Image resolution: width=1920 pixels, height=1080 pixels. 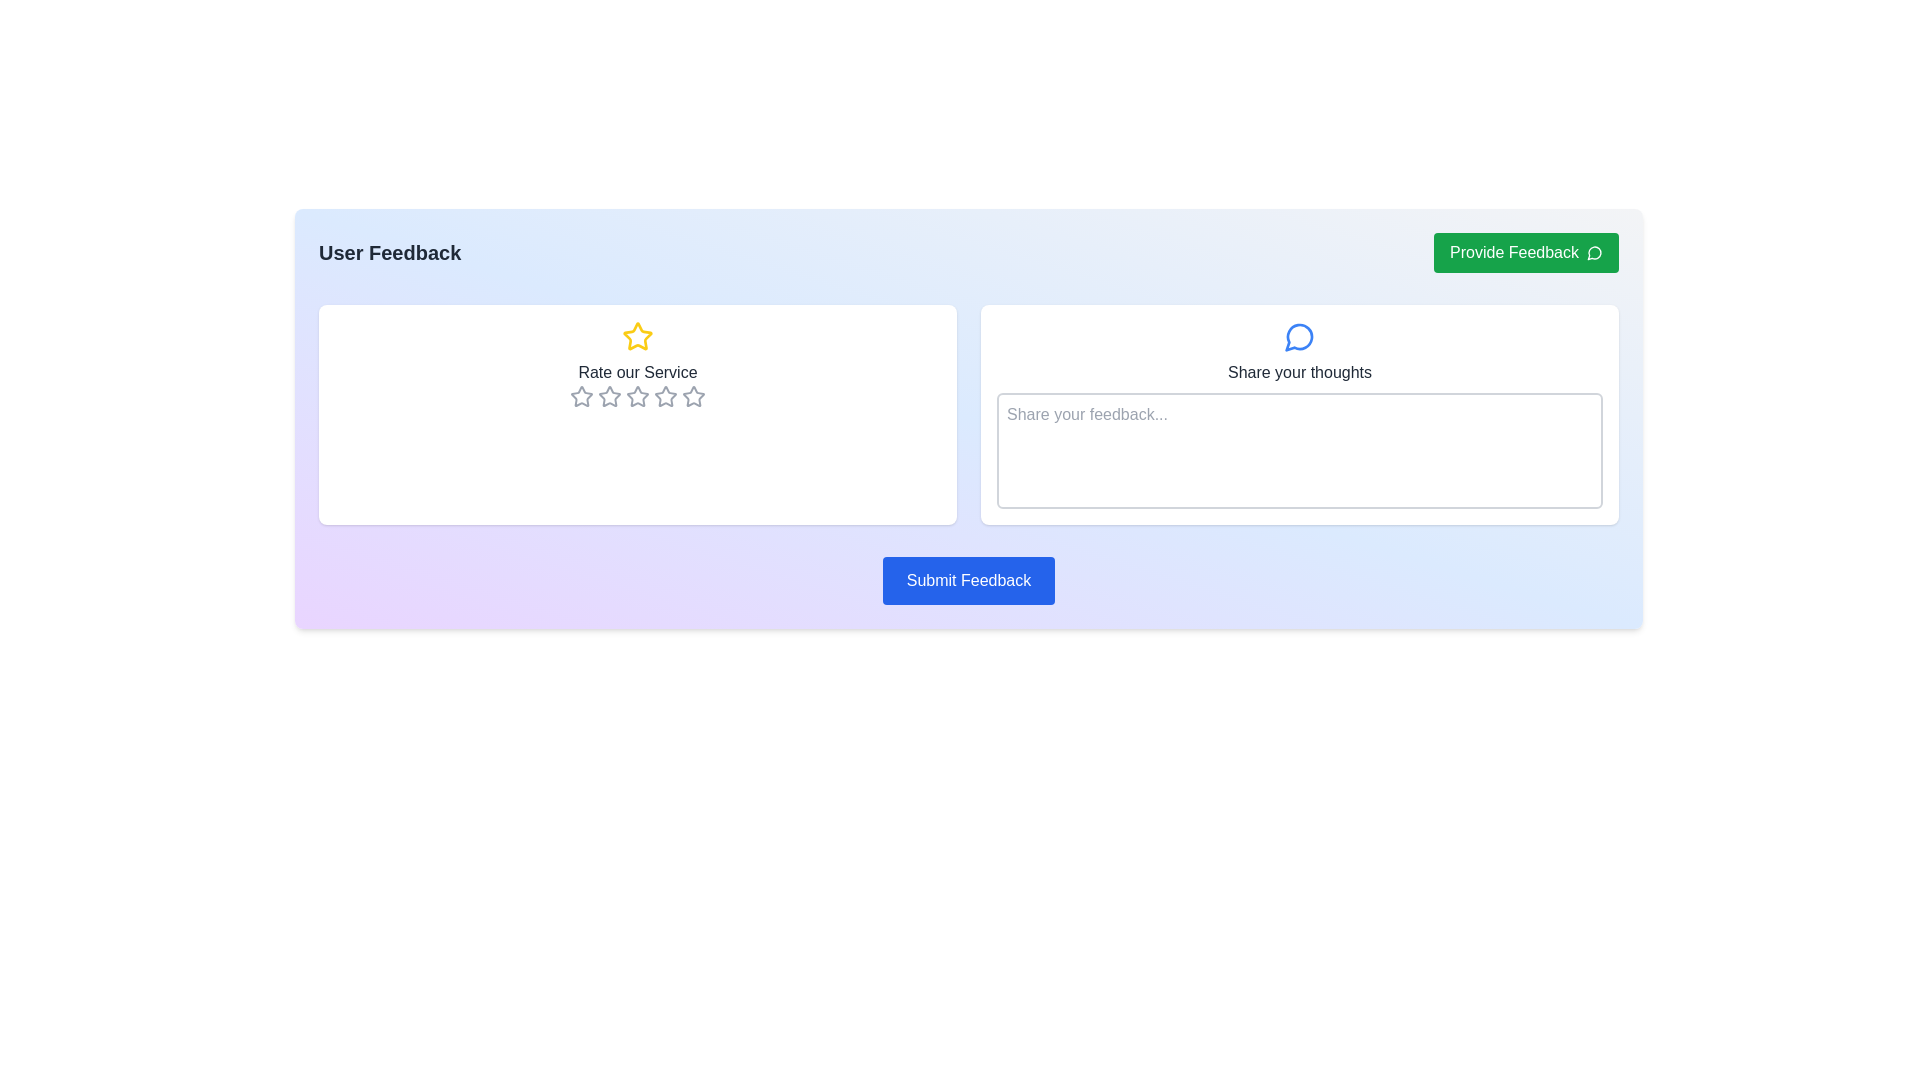 What do you see at coordinates (637, 397) in the screenshot?
I see `the third star of the Rating Control (Stars) within the 'Rate our Service' feedback card` at bounding box center [637, 397].